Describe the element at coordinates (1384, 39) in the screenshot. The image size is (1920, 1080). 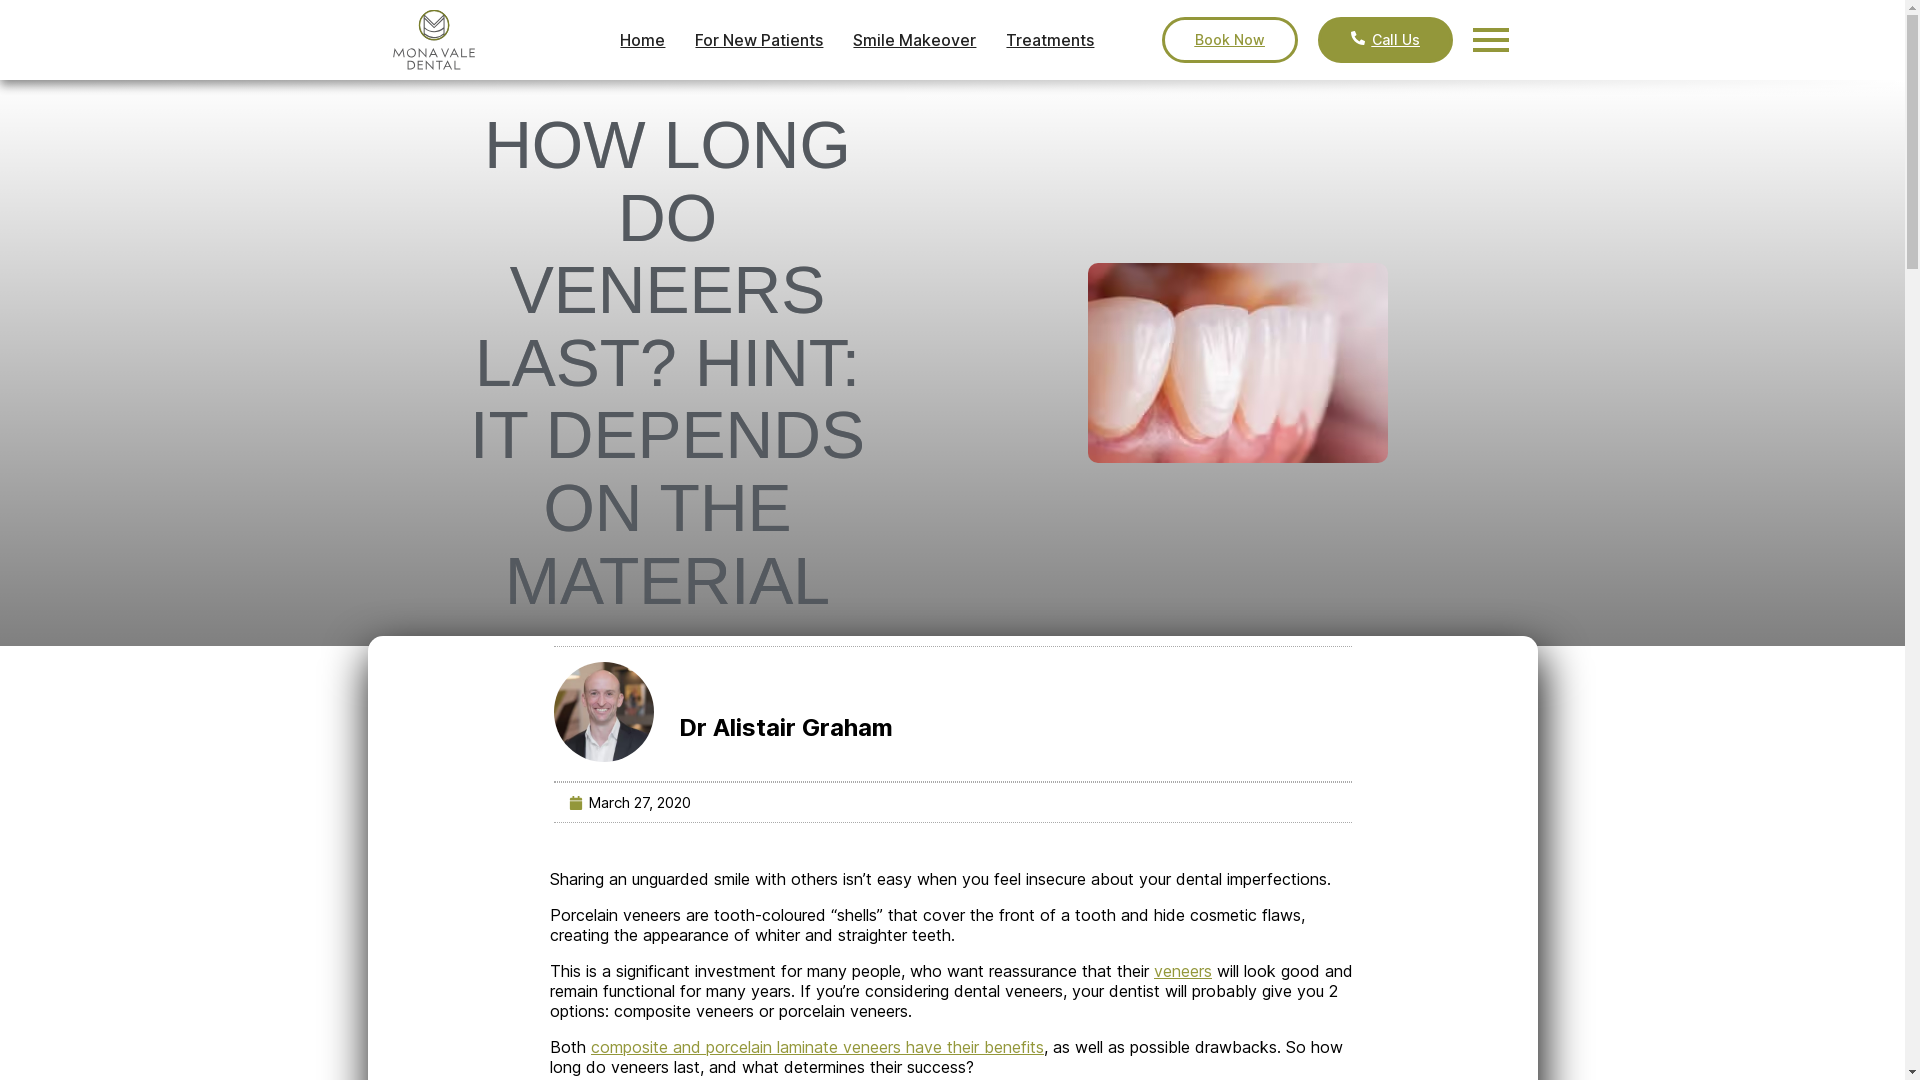
I see `'Call Us'` at that location.